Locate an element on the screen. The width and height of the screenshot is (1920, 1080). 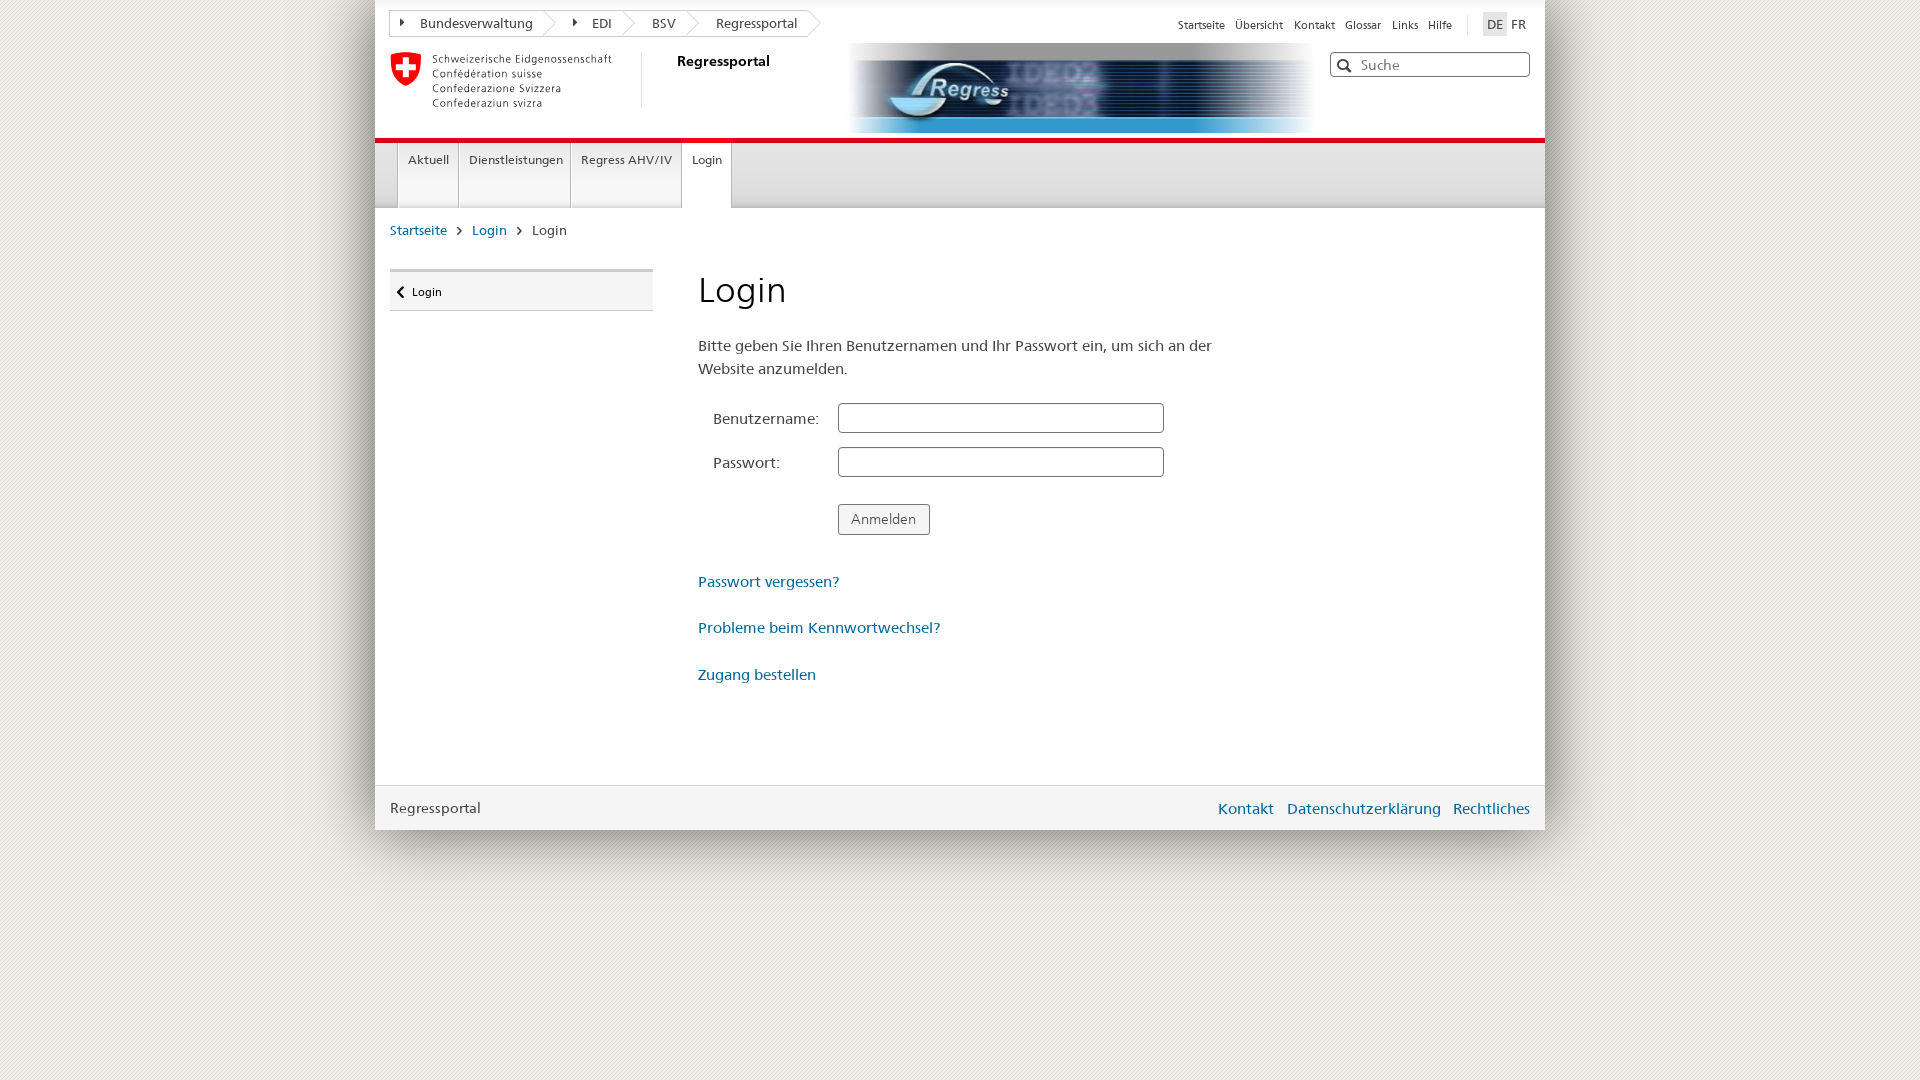
'Anmelden' is located at coordinates (882, 518).